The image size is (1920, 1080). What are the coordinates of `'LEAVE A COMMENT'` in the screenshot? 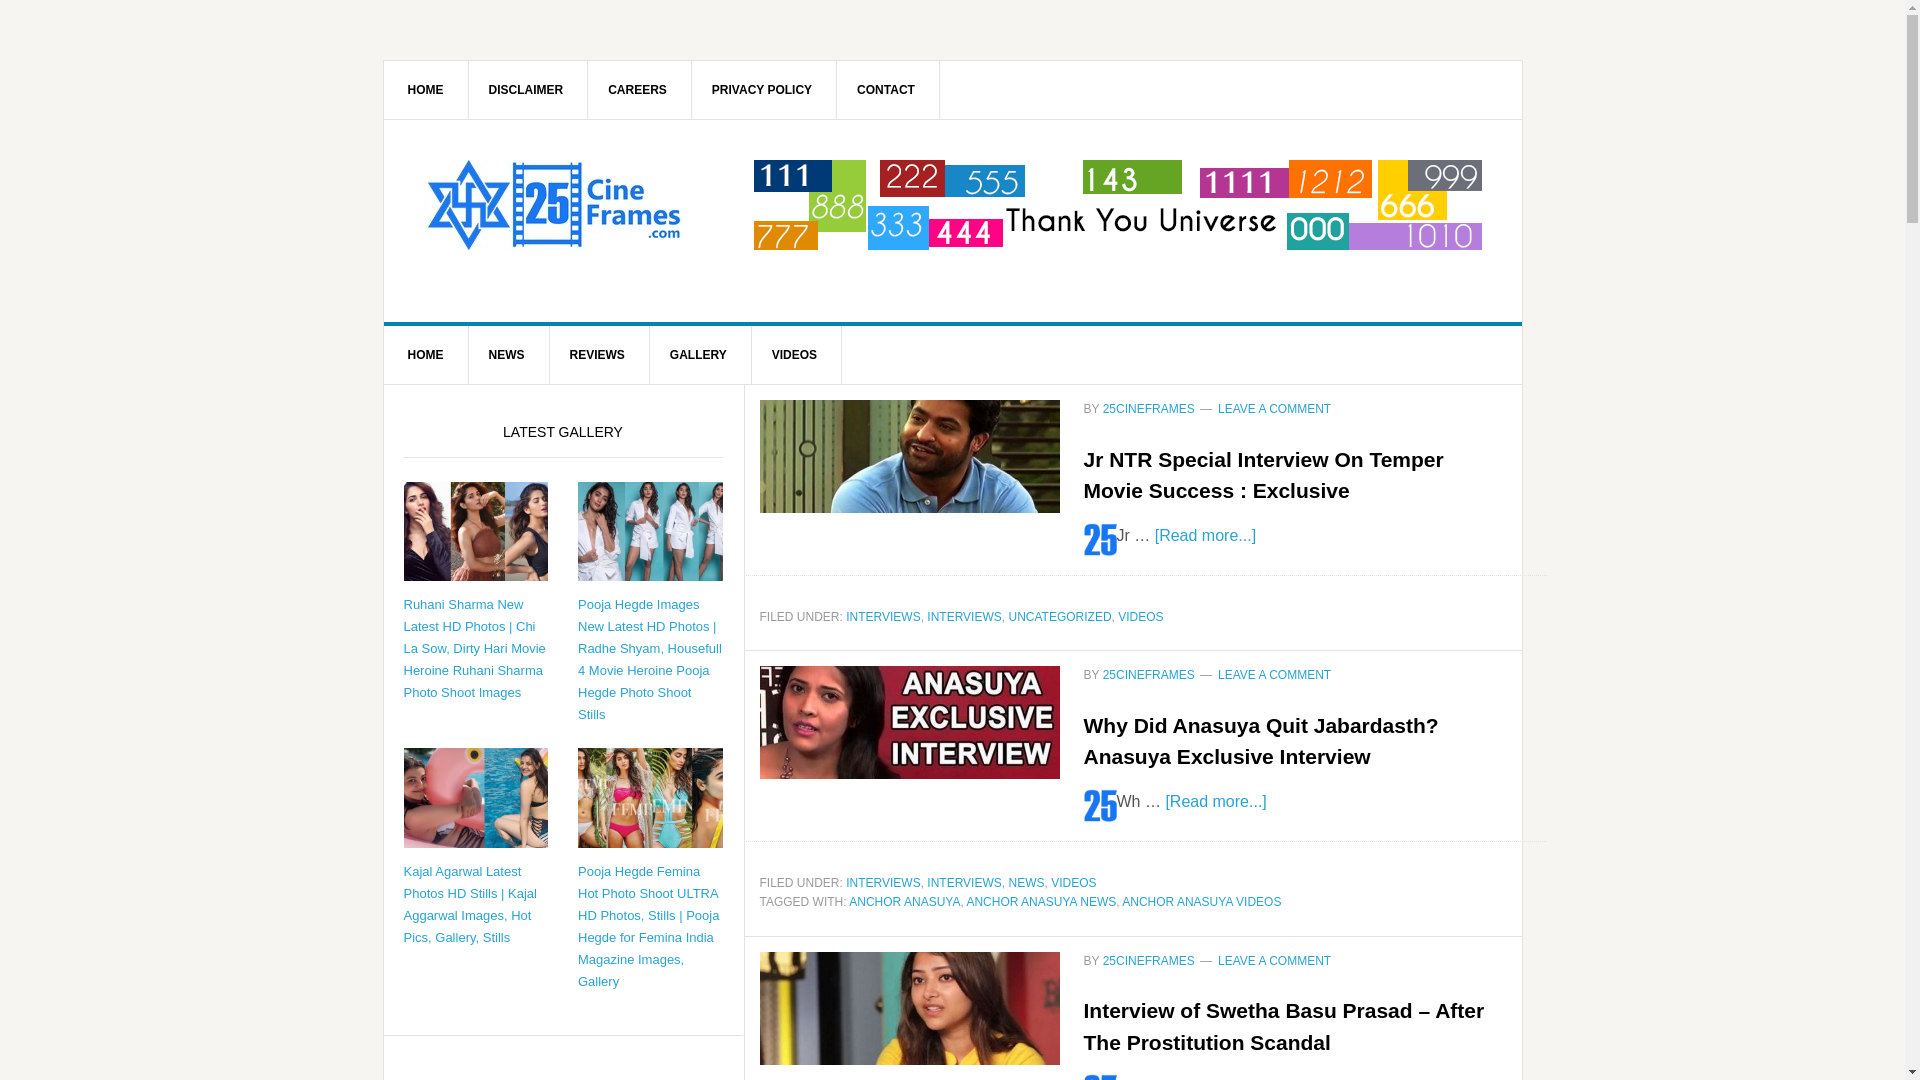 It's located at (1217, 959).